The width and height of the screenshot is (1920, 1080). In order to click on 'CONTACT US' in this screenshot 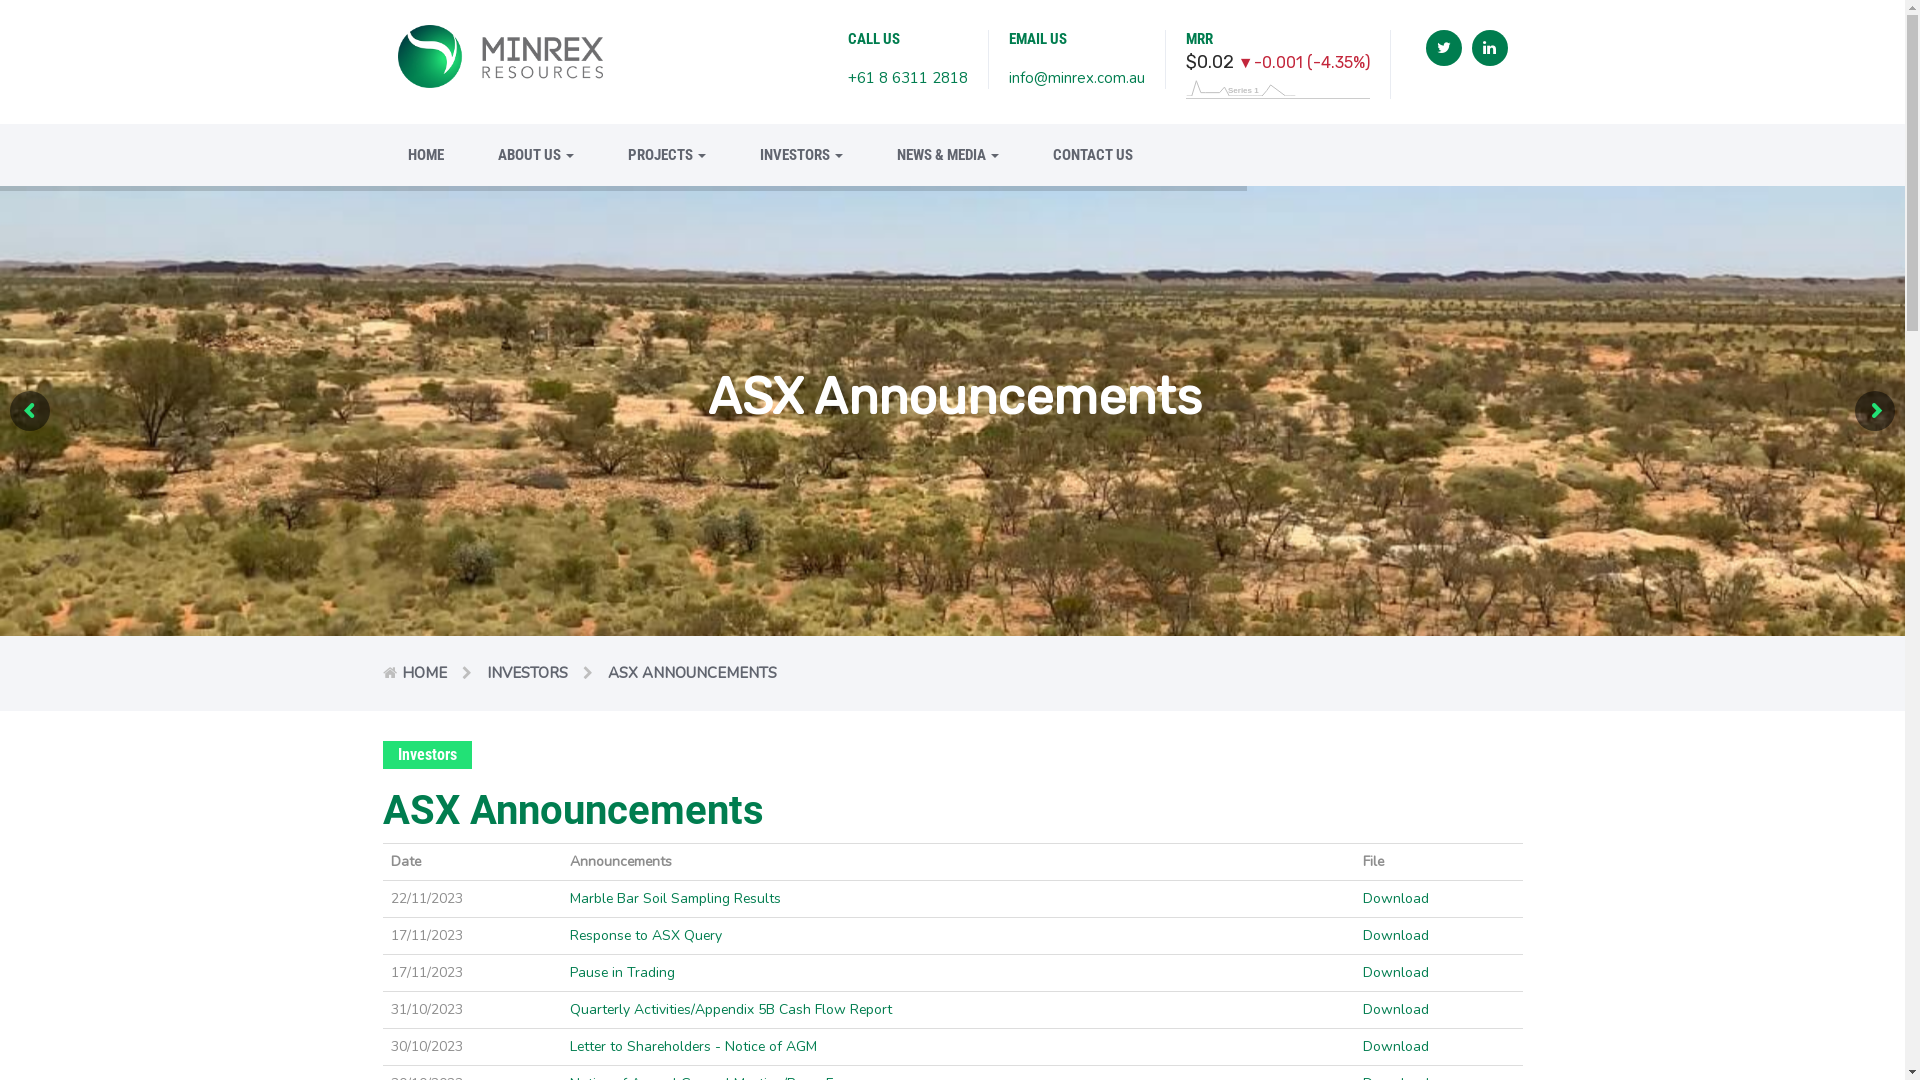, I will do `click(1079, 153)`.